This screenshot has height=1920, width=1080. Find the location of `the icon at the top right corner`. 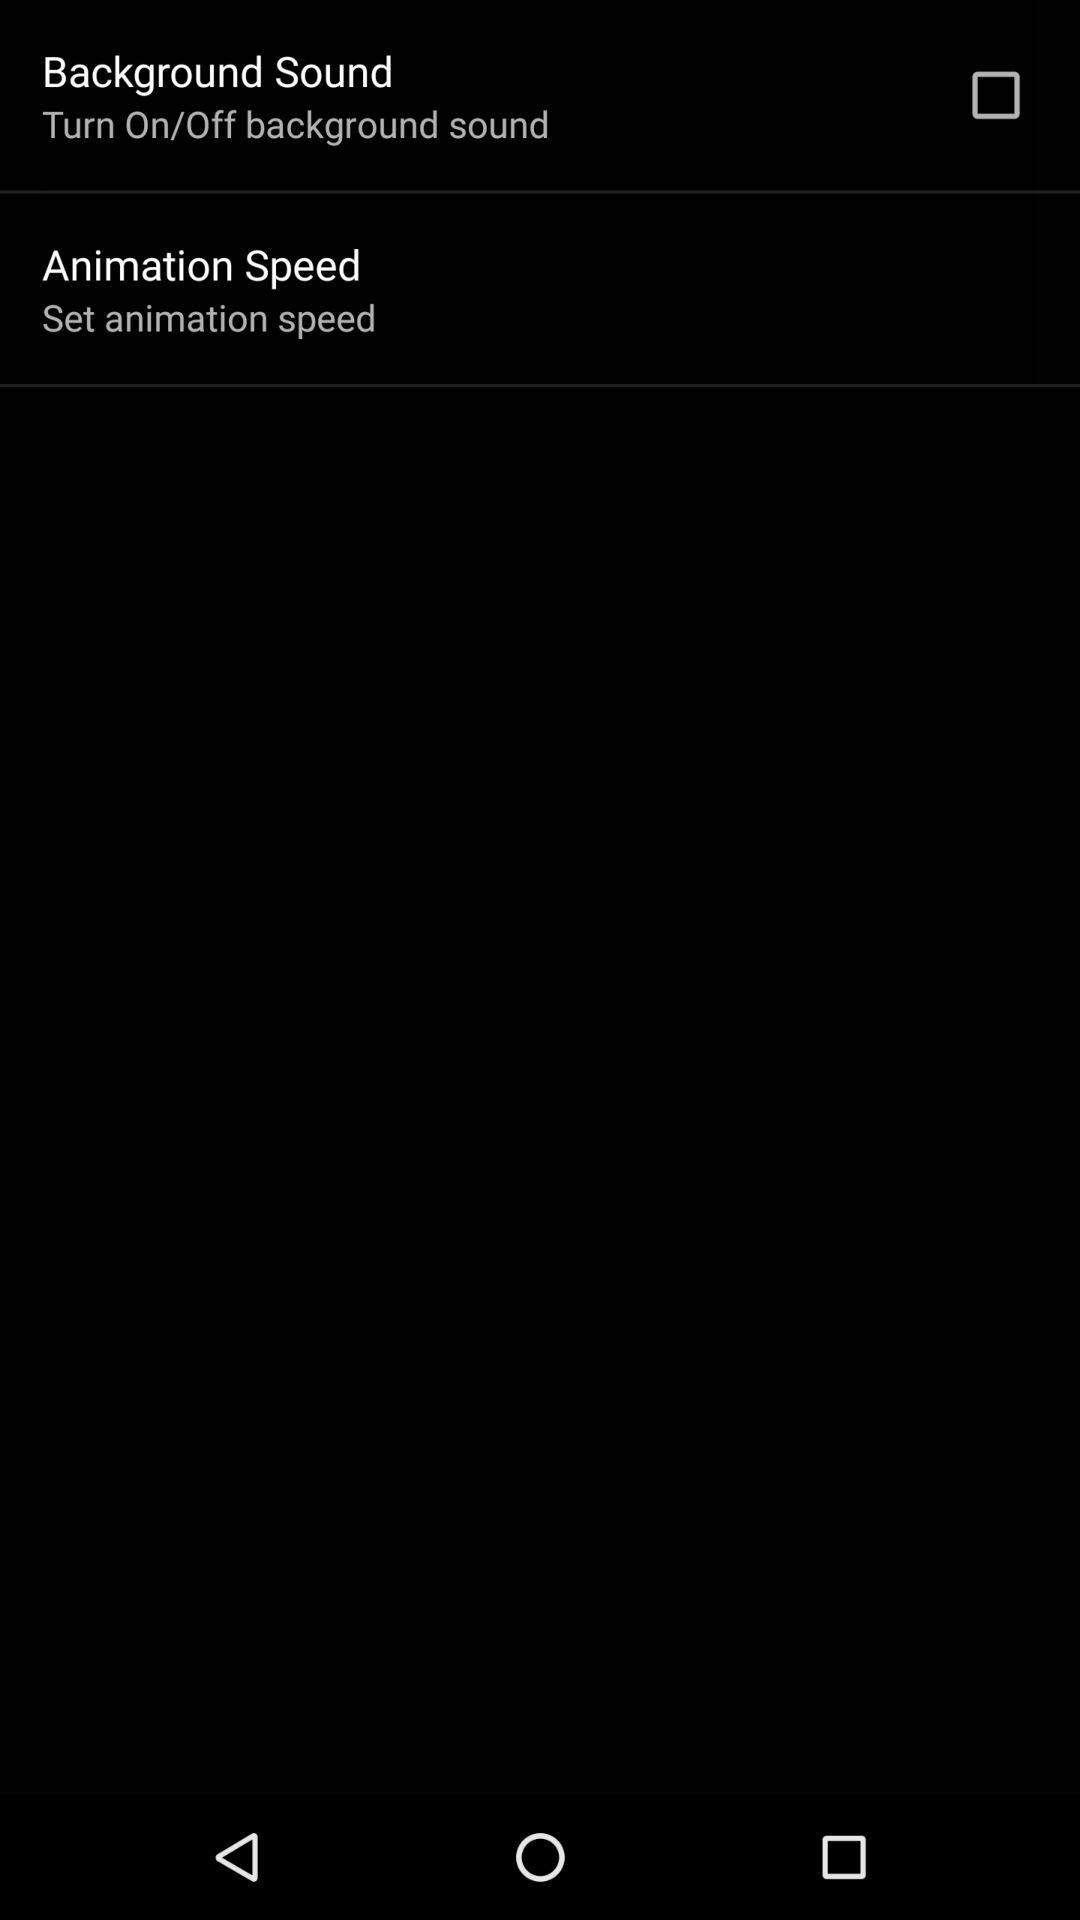

the icon at the top right corner is located at coordinates (995, 94).